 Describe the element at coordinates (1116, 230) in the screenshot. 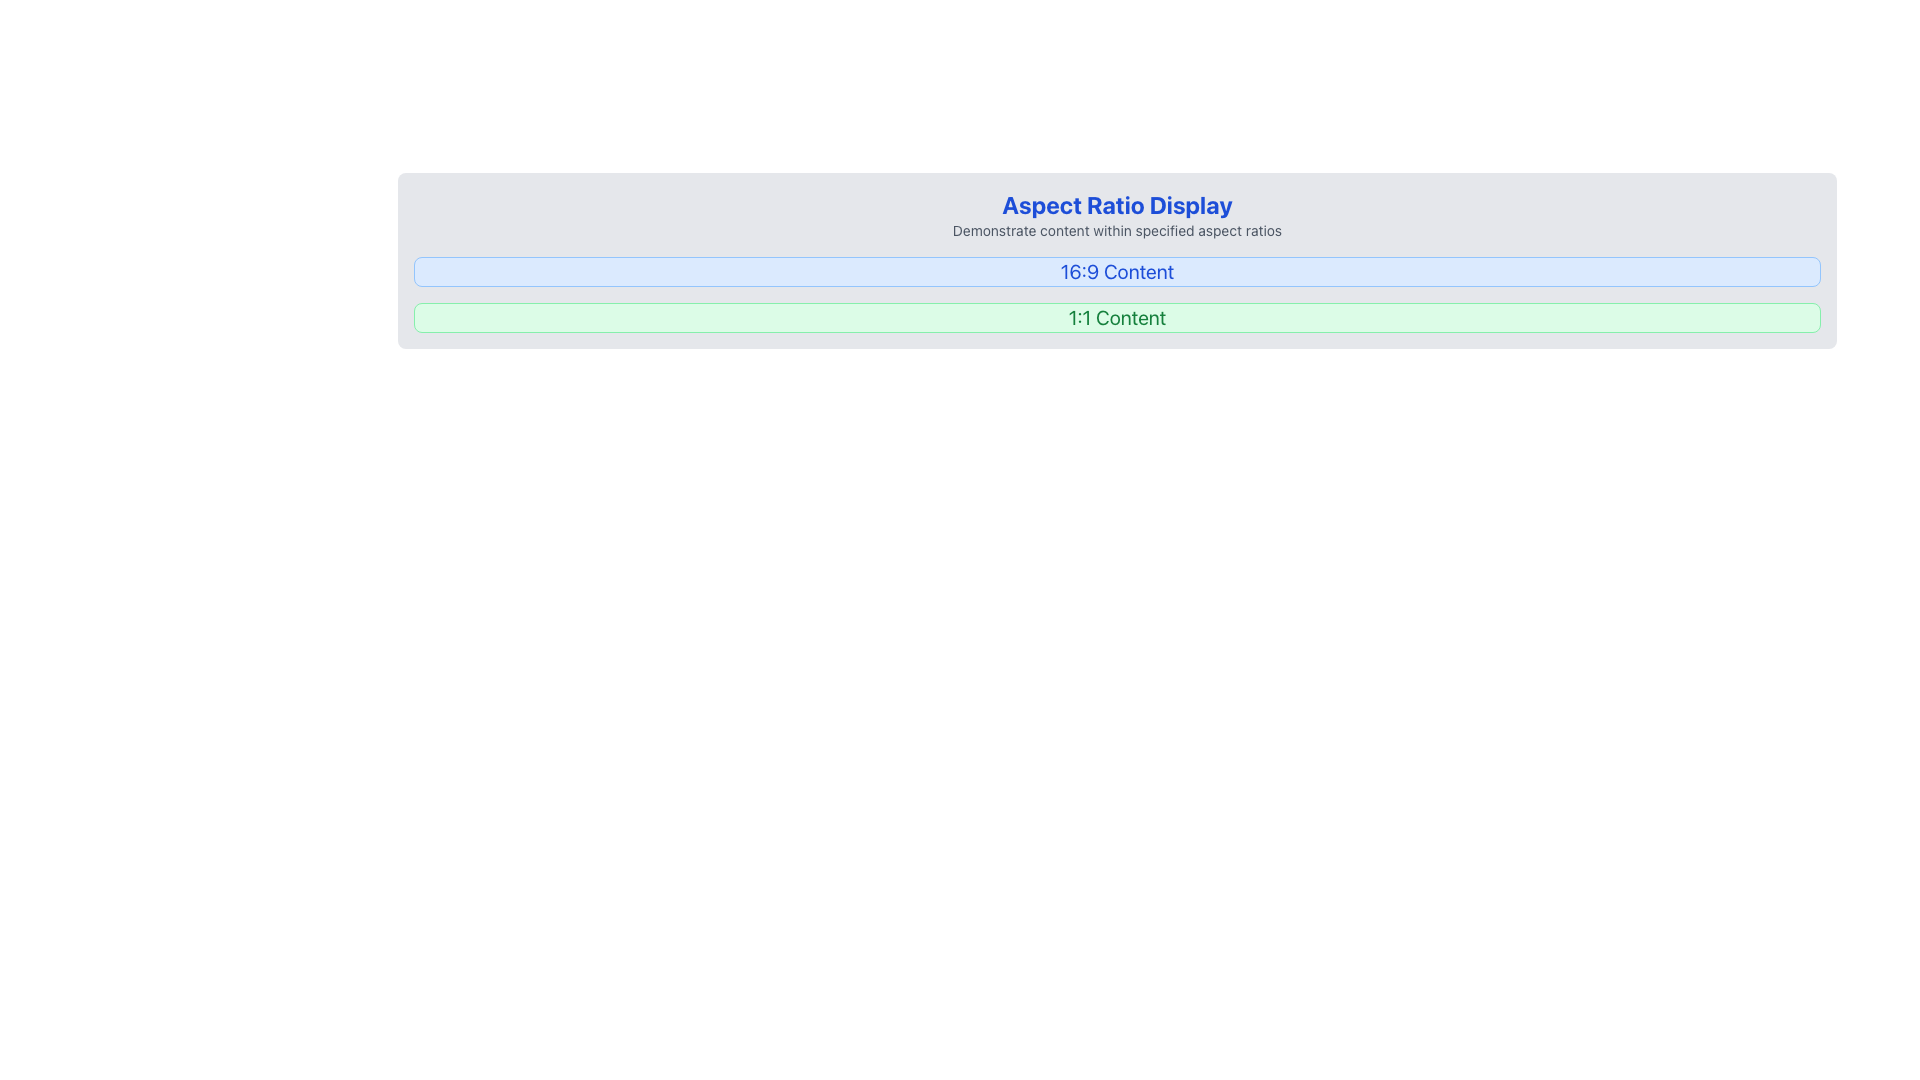

I see `the text label that provides descriptive information about the main title 'Aspect Ratio Display', positioned directly below the headline` at that location.